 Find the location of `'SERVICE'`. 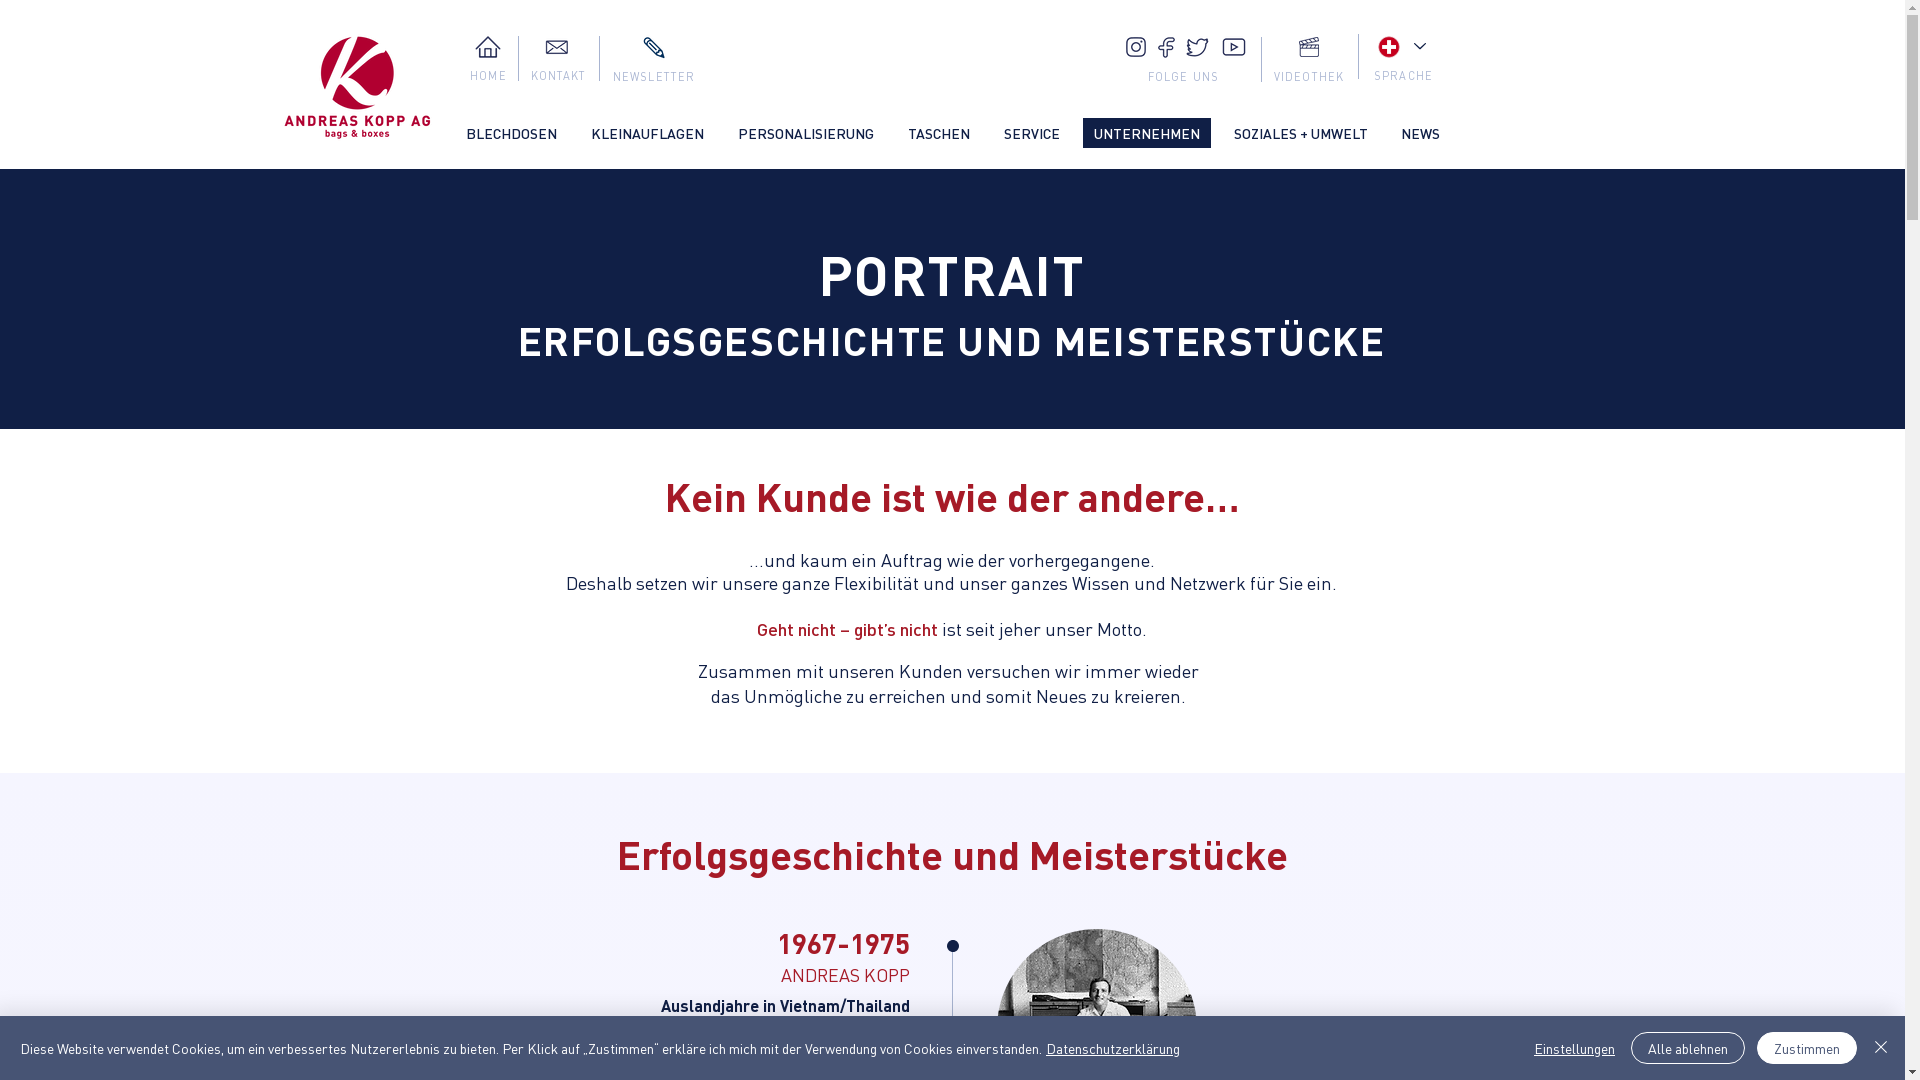

'SERVICE' is located at coordinates (1031, 132).